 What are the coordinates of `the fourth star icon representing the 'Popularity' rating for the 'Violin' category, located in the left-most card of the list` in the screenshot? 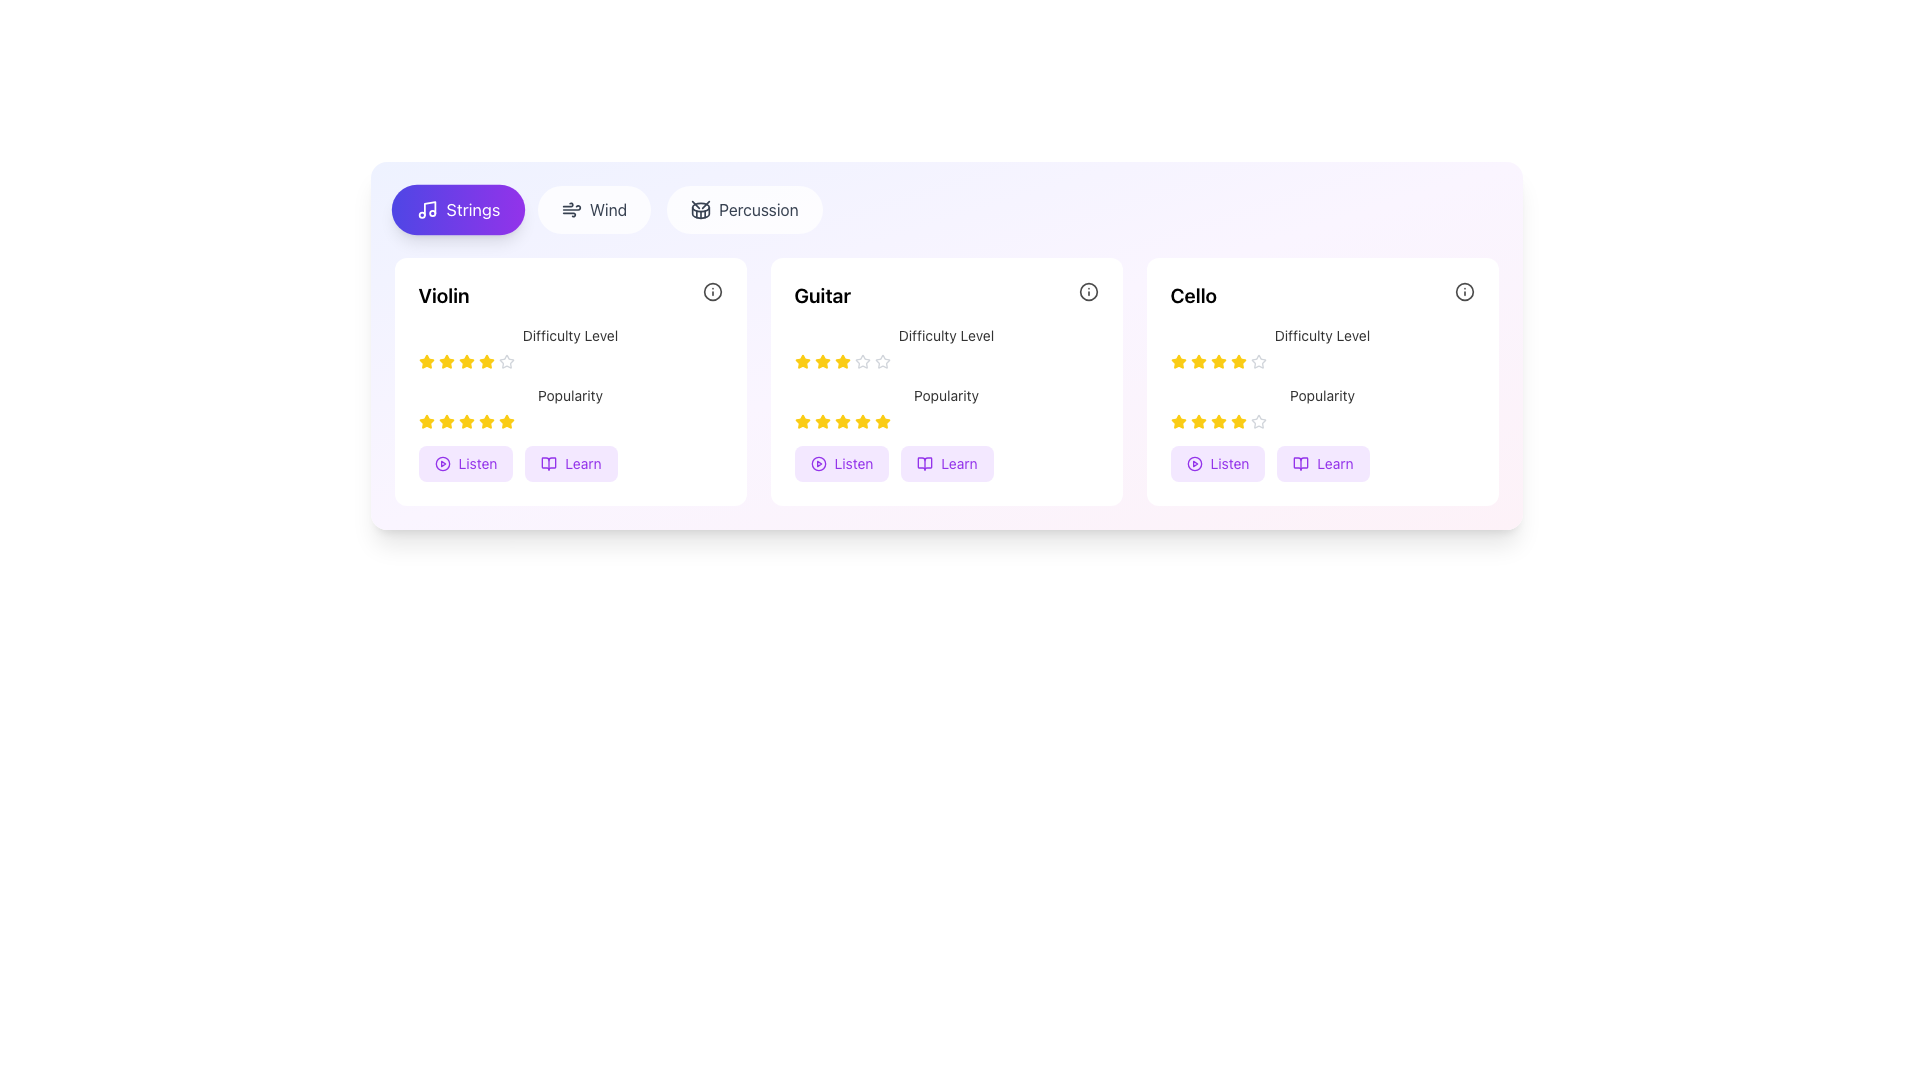 It's located at (425, 420).